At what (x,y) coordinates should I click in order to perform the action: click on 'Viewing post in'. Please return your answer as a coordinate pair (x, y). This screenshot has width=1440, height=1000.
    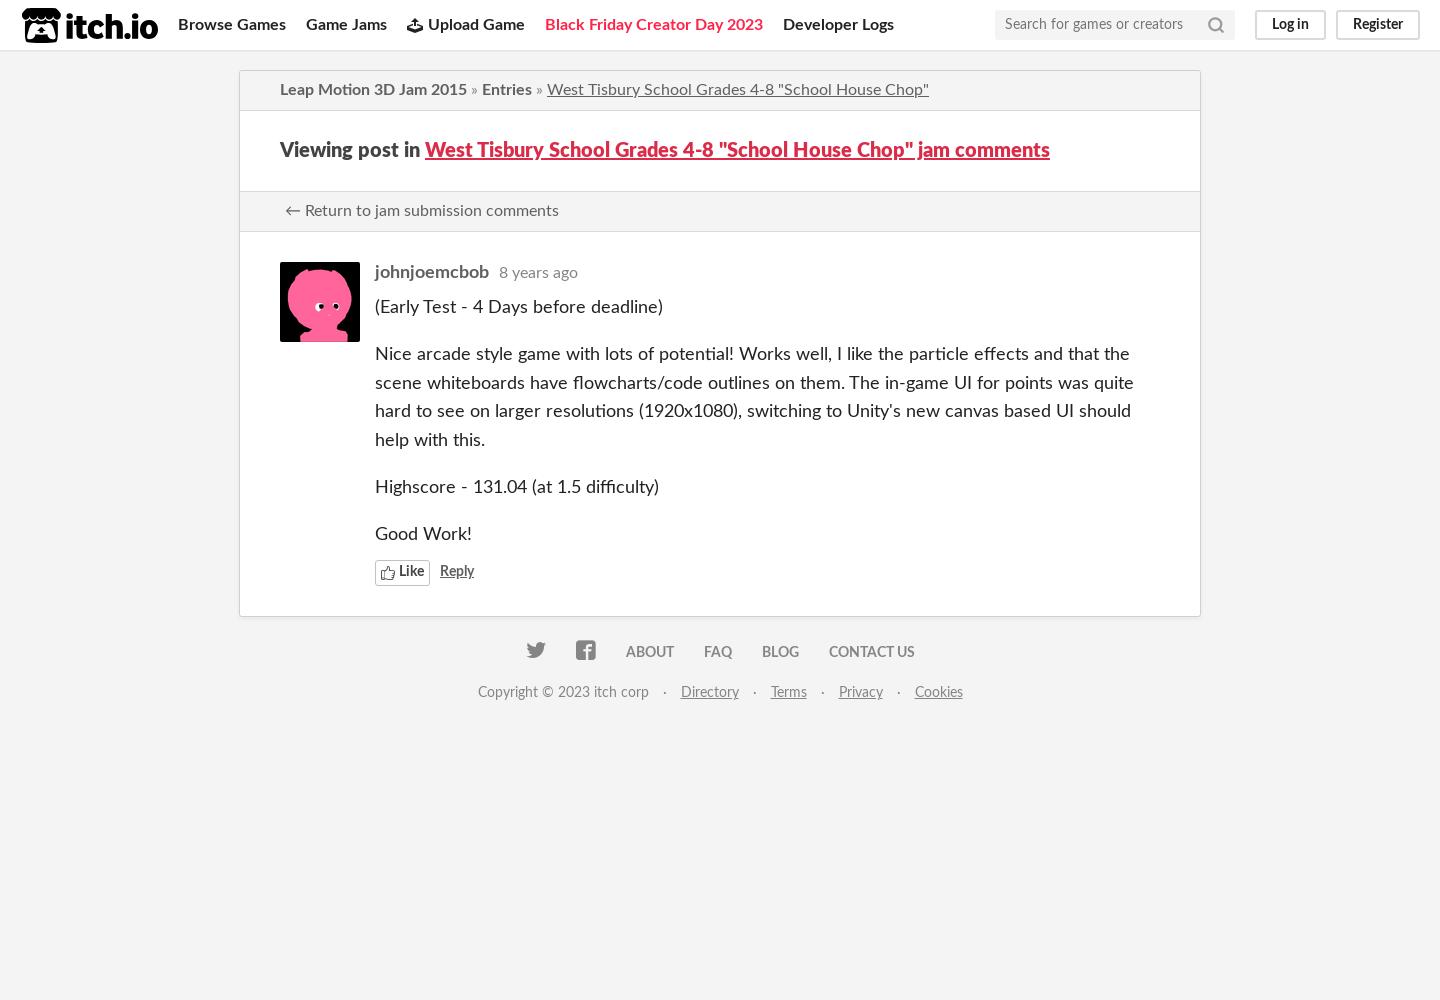
    Looking at the image, I should click on (352, 151).